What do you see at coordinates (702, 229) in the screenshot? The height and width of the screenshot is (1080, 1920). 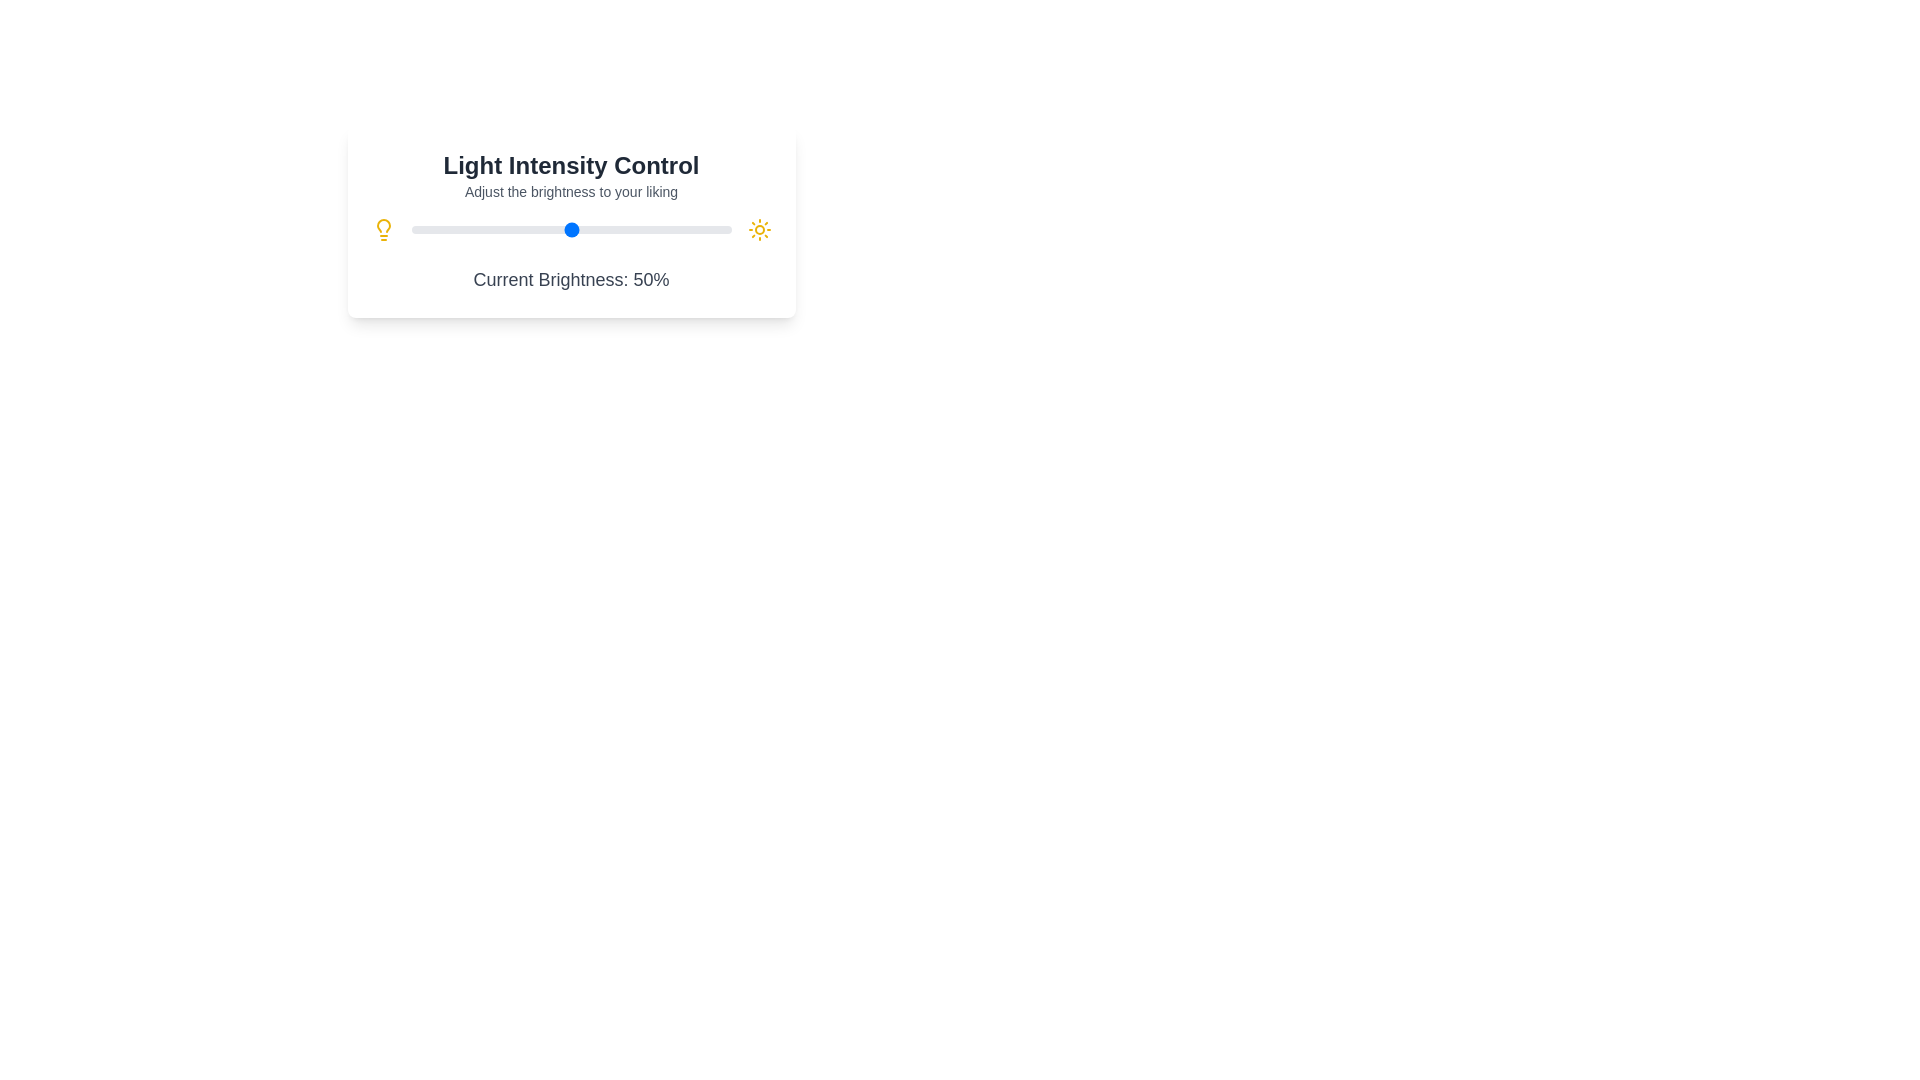 I see `the brightness slider to 91%` at bounding box center [702, 229].